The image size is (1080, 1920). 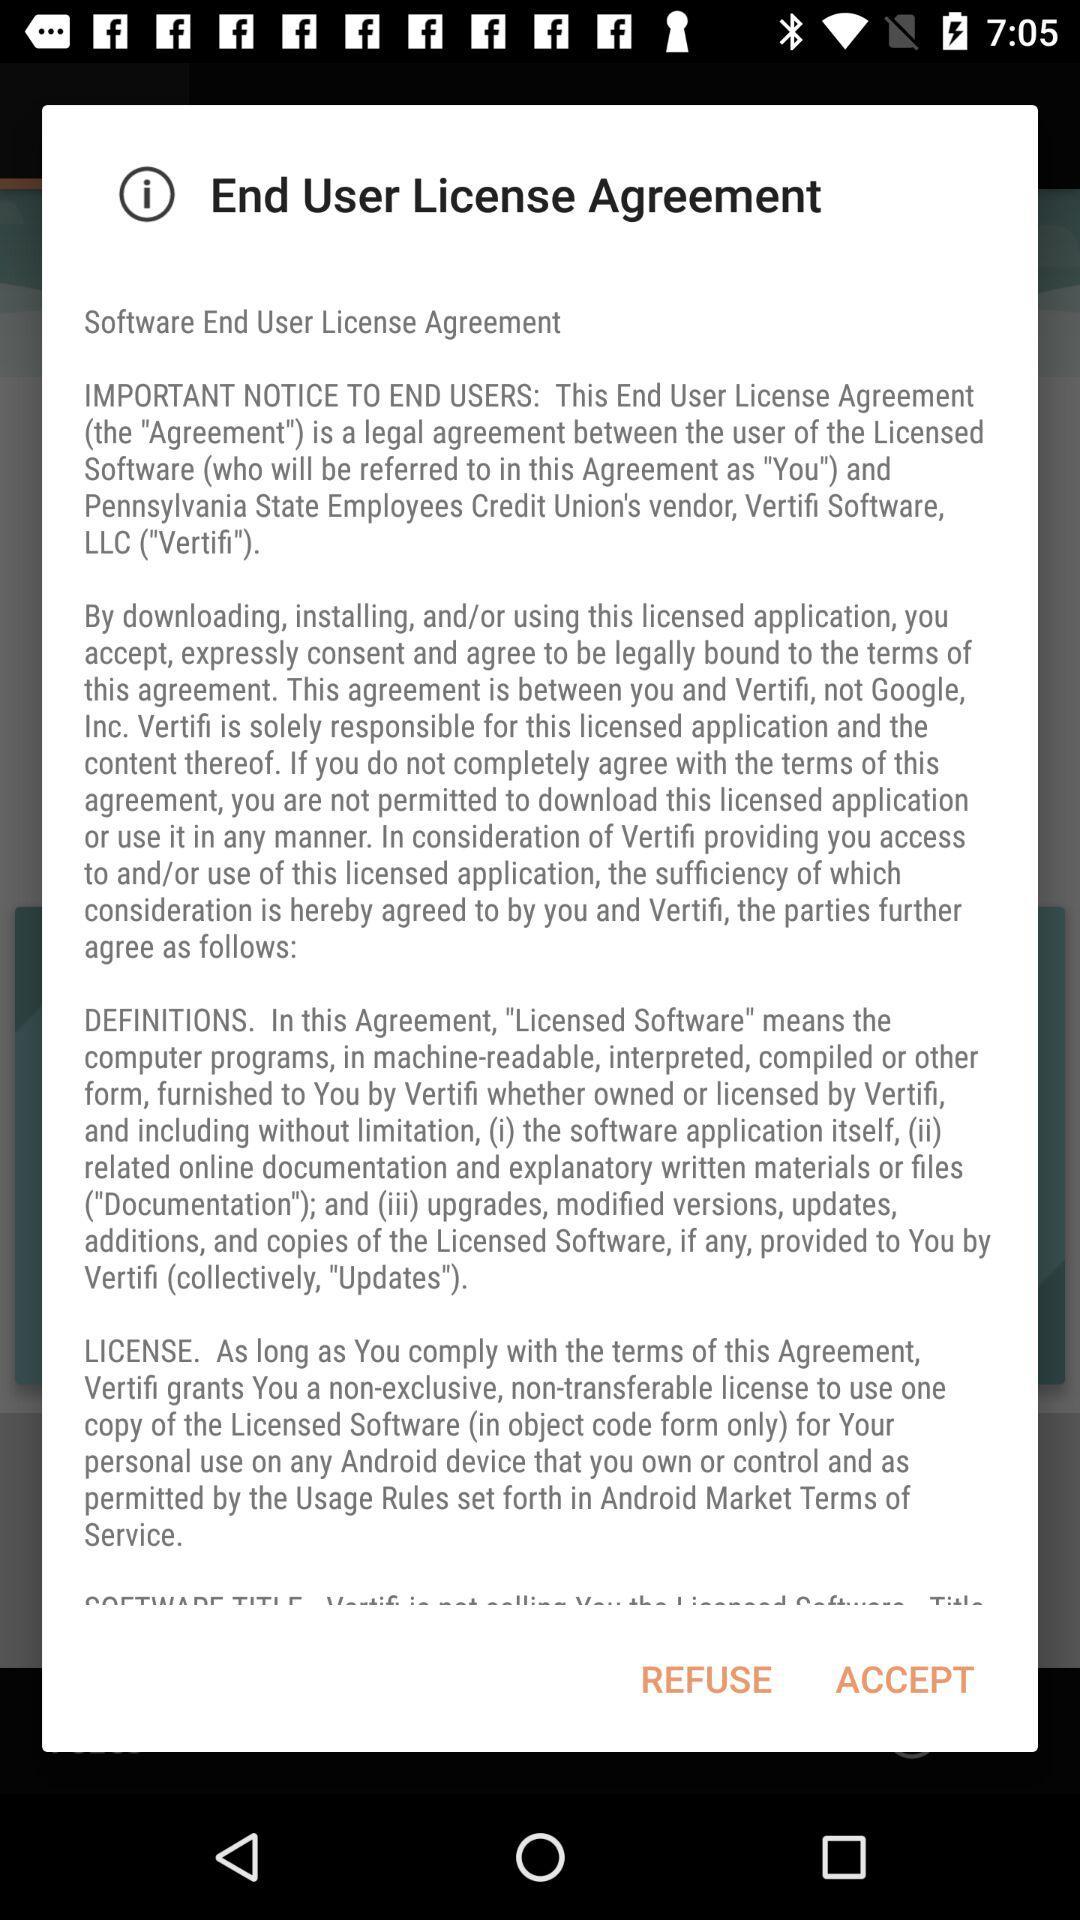 What do you see at coordinates (905, 1678) in the screenshot?
I see `item to the right of the refuse item` at bounding box center [905, 1678].